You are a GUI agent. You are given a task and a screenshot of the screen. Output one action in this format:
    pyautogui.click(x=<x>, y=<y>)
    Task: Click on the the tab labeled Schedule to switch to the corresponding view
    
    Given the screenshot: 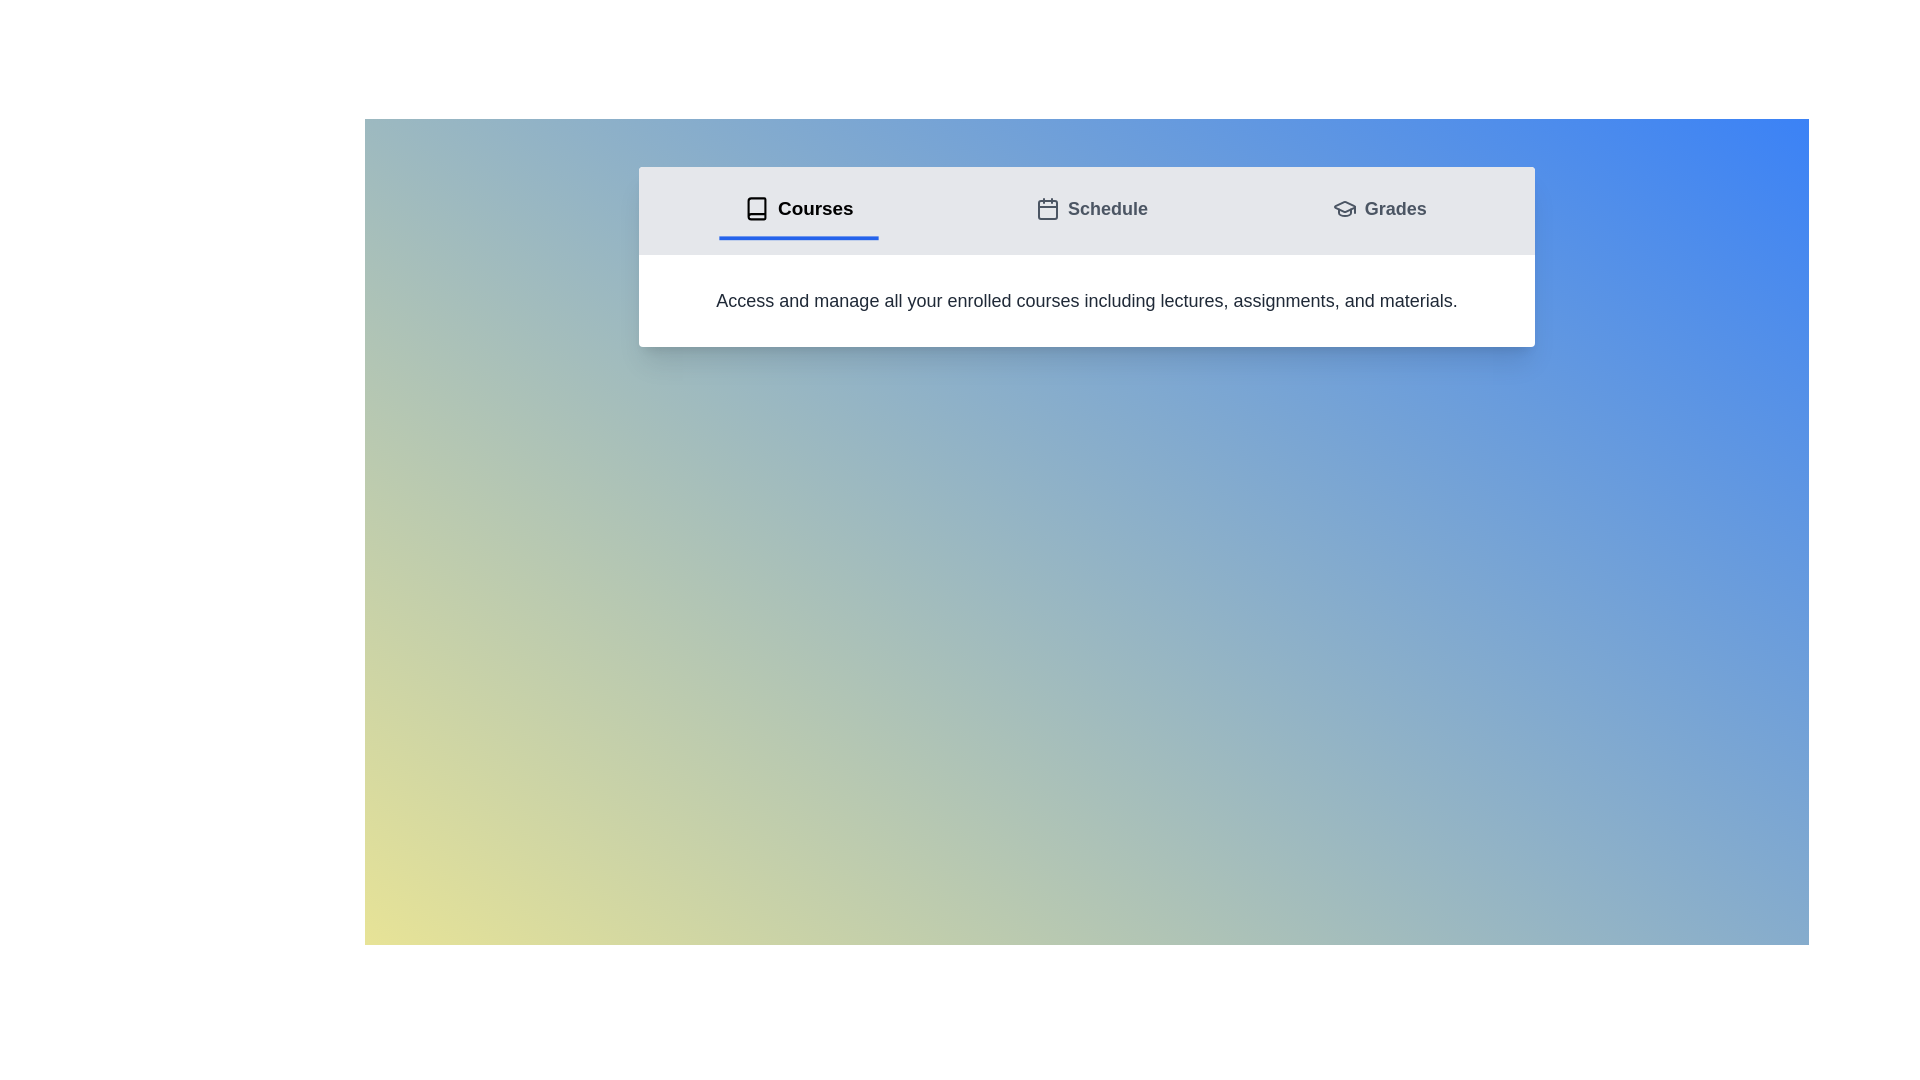 What is the action you would take?
    pyautogui.click(x=1090, y=211)
    